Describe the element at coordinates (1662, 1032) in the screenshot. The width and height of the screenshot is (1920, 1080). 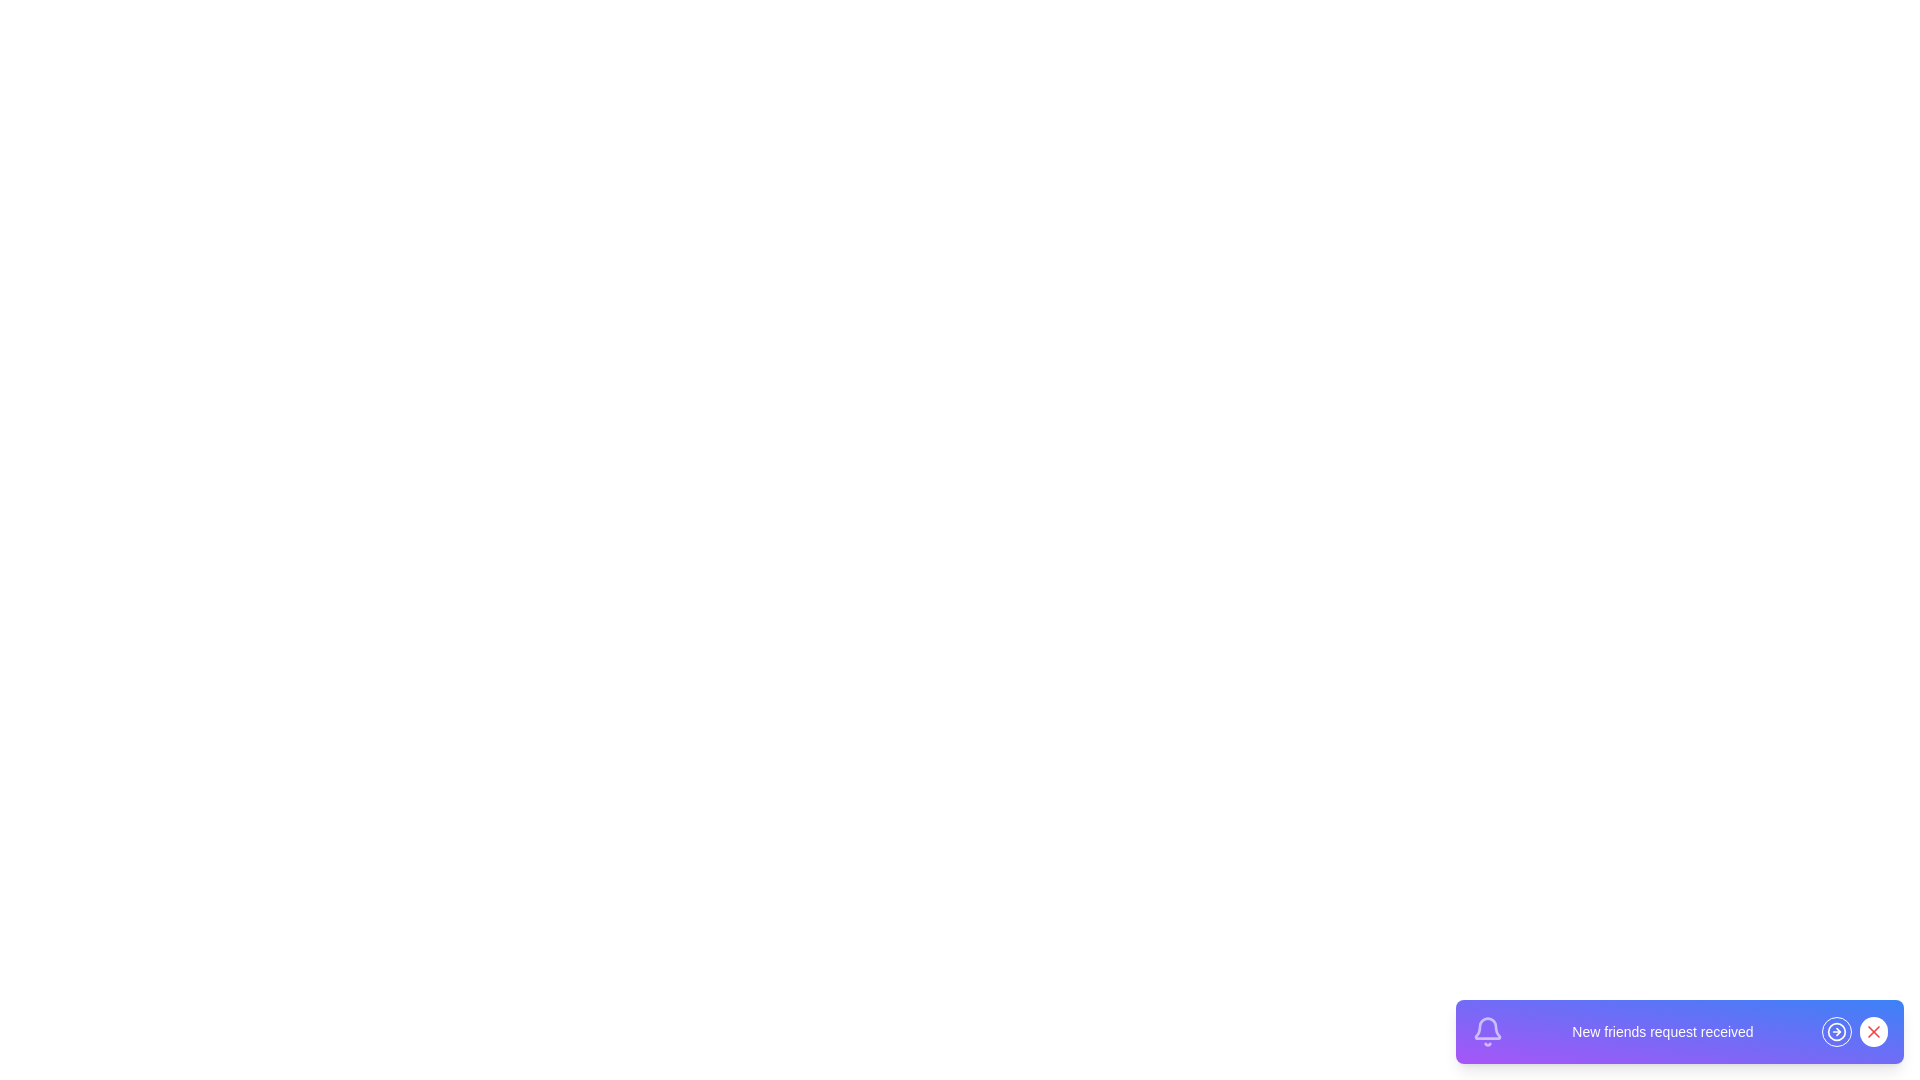
I see `the notification text displayed in the snackbar` at that location.